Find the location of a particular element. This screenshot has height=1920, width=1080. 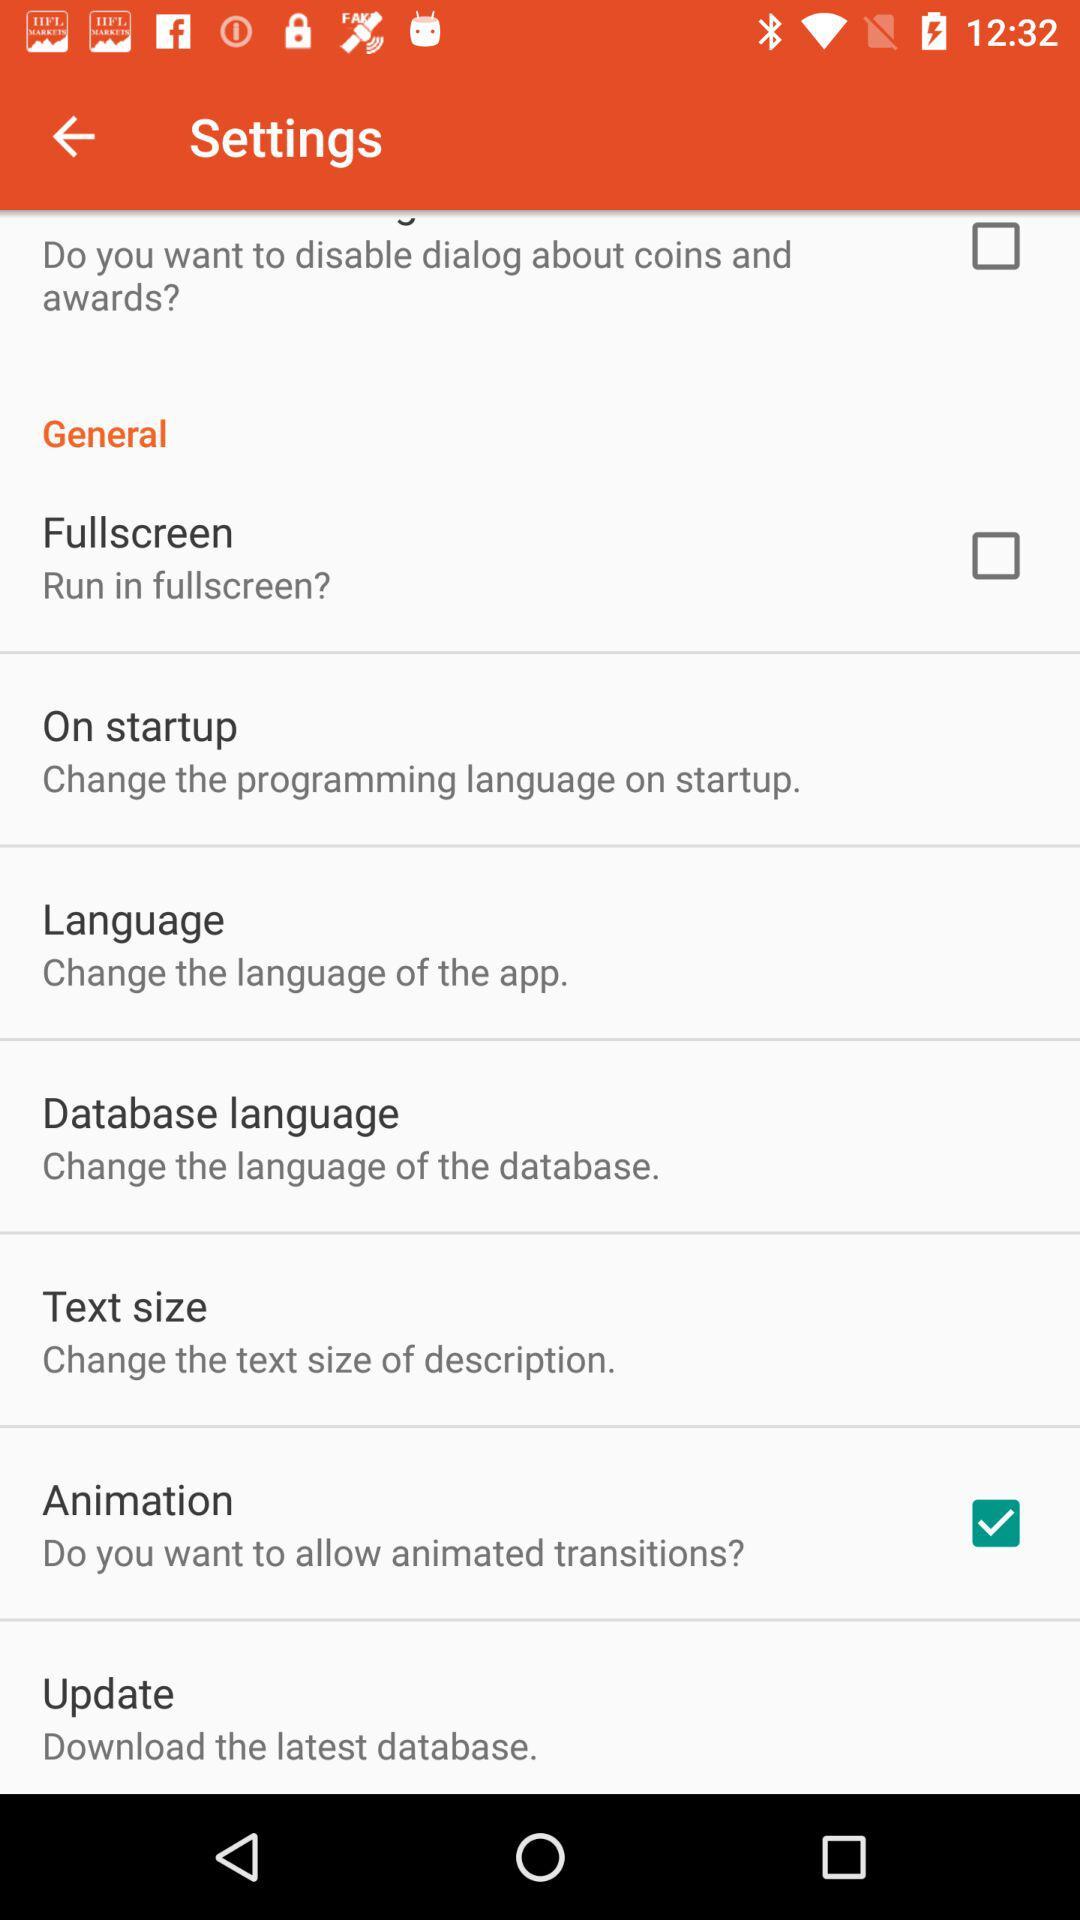

icon below change the text icon is located at coordinates (137, 1498).